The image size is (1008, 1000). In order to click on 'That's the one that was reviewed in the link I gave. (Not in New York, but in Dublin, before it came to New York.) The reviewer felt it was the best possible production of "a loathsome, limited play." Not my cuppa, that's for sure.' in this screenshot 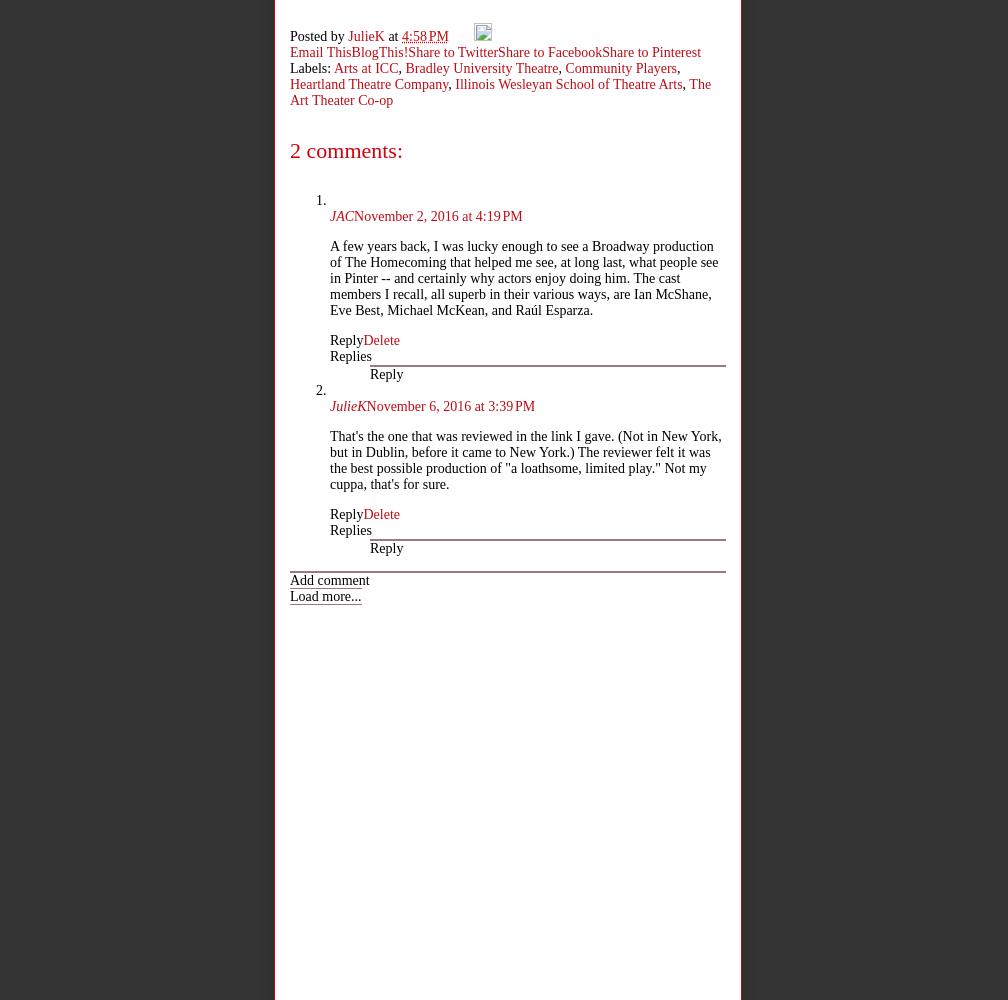, I will do `click(330, 459)`.